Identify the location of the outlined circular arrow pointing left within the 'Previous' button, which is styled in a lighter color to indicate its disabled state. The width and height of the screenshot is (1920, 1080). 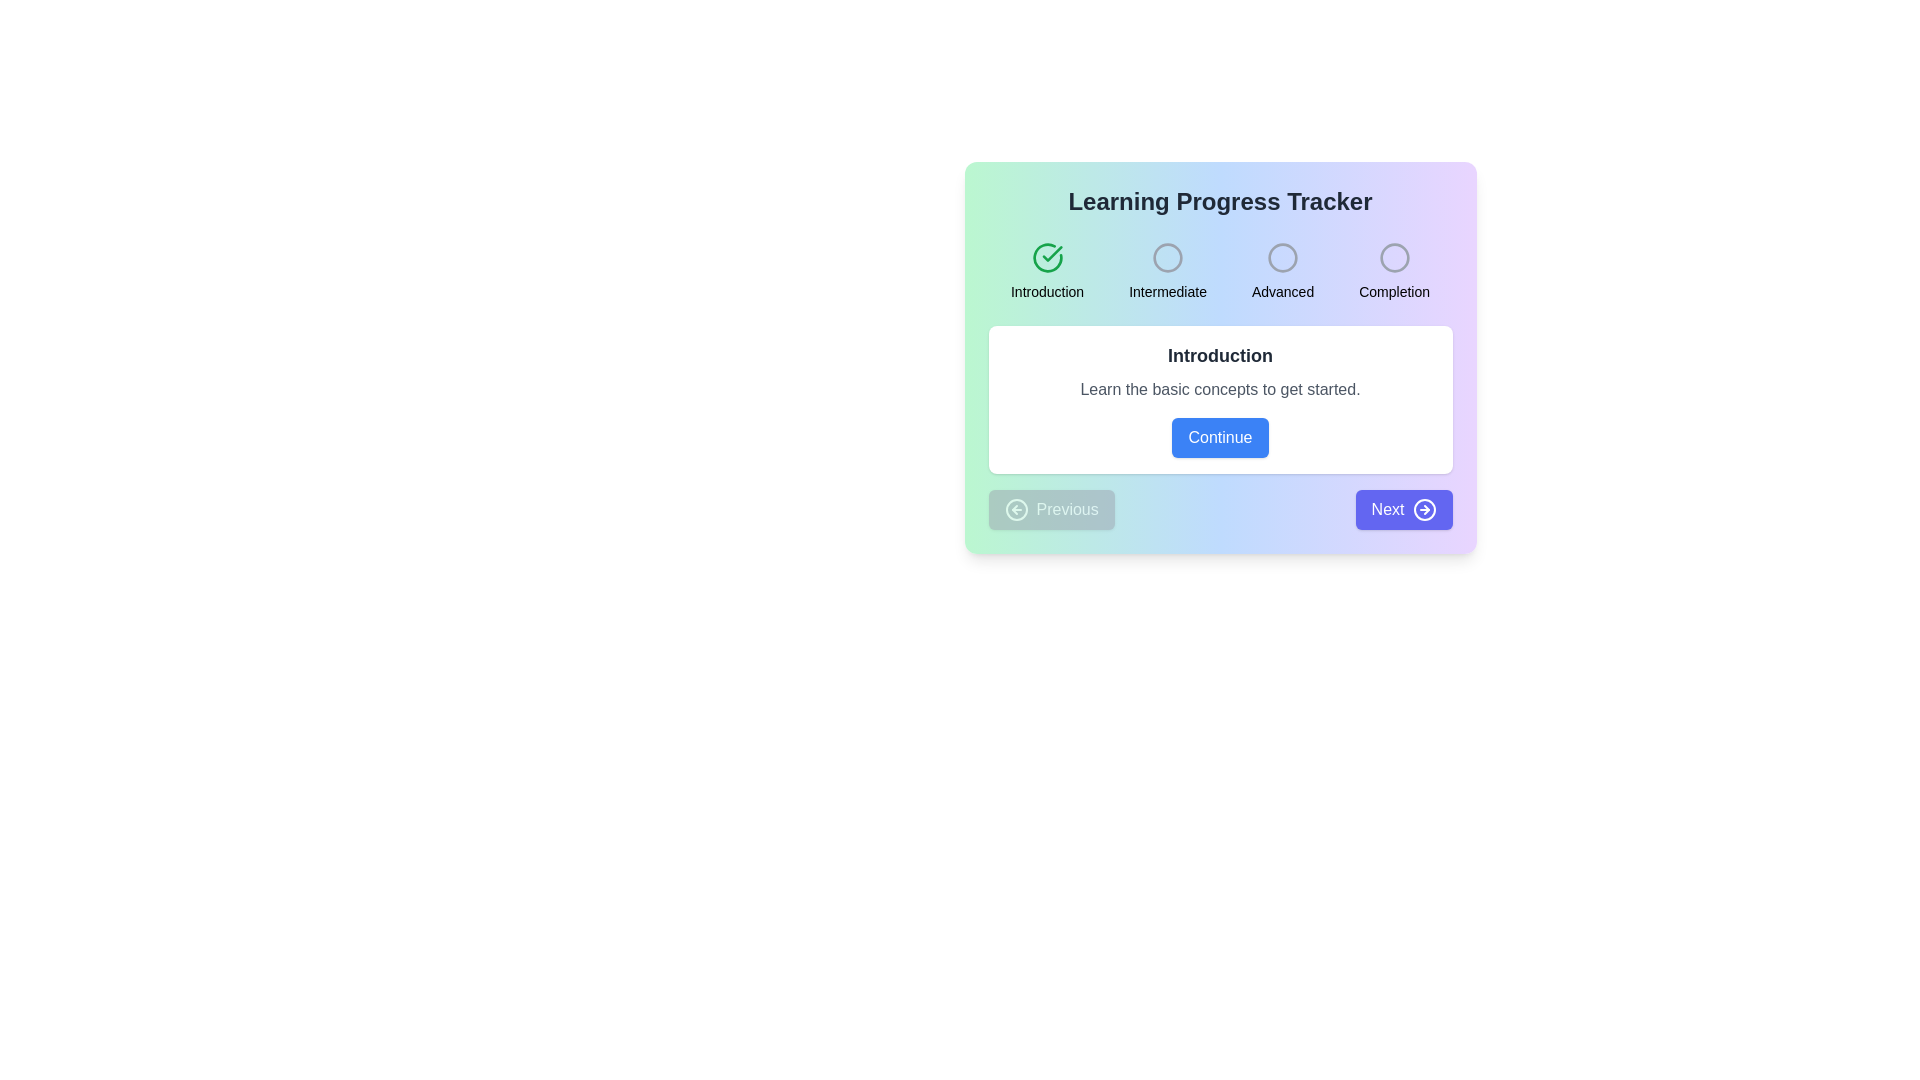
(1016, 508).